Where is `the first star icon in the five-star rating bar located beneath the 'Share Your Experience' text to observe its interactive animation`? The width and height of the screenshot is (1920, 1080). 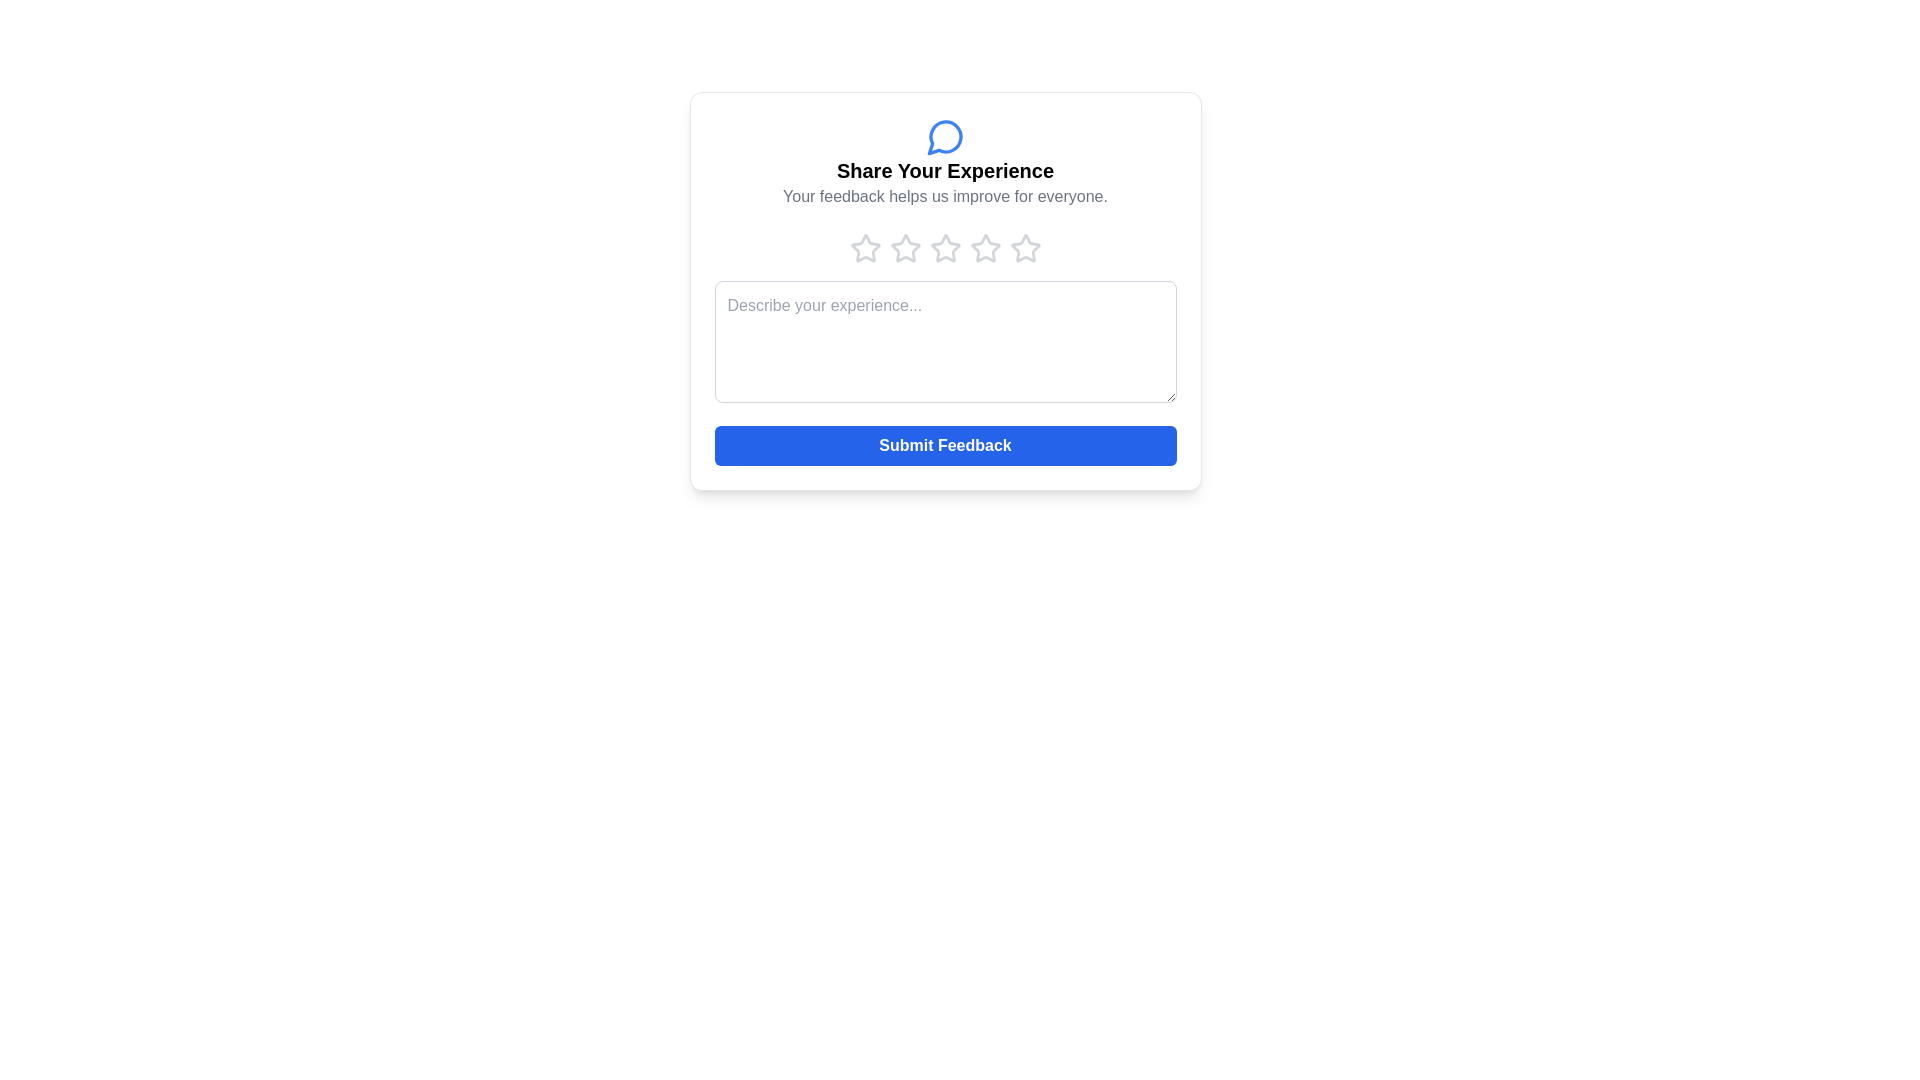
the first star icon in the five-star rating bar located beneath the 'Share Your Experience' text to observe its interactive animation is located at coordinates (865, 248).